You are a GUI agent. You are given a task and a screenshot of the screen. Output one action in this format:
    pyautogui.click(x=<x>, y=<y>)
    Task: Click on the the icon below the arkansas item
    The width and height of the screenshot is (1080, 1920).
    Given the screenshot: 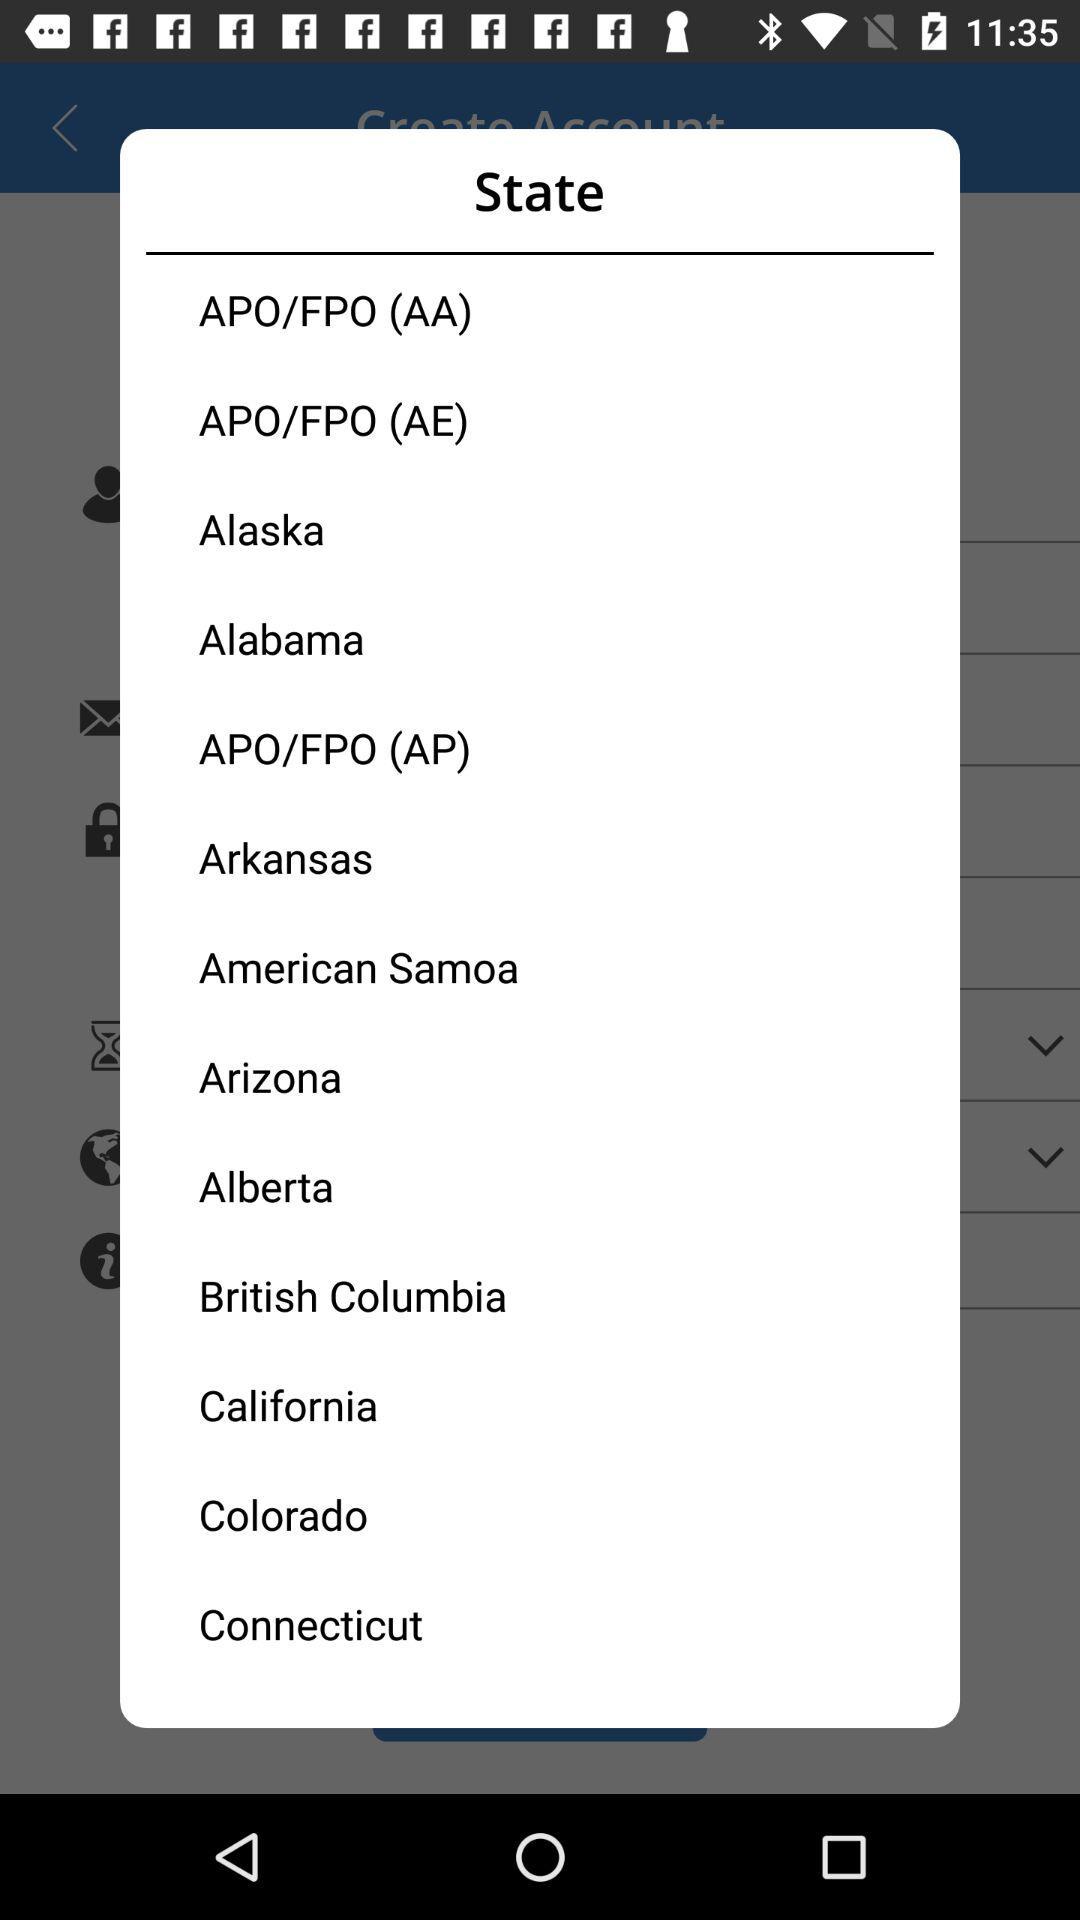 What is the action you would take?
    pyautogui.click(x=369, y=966)
    